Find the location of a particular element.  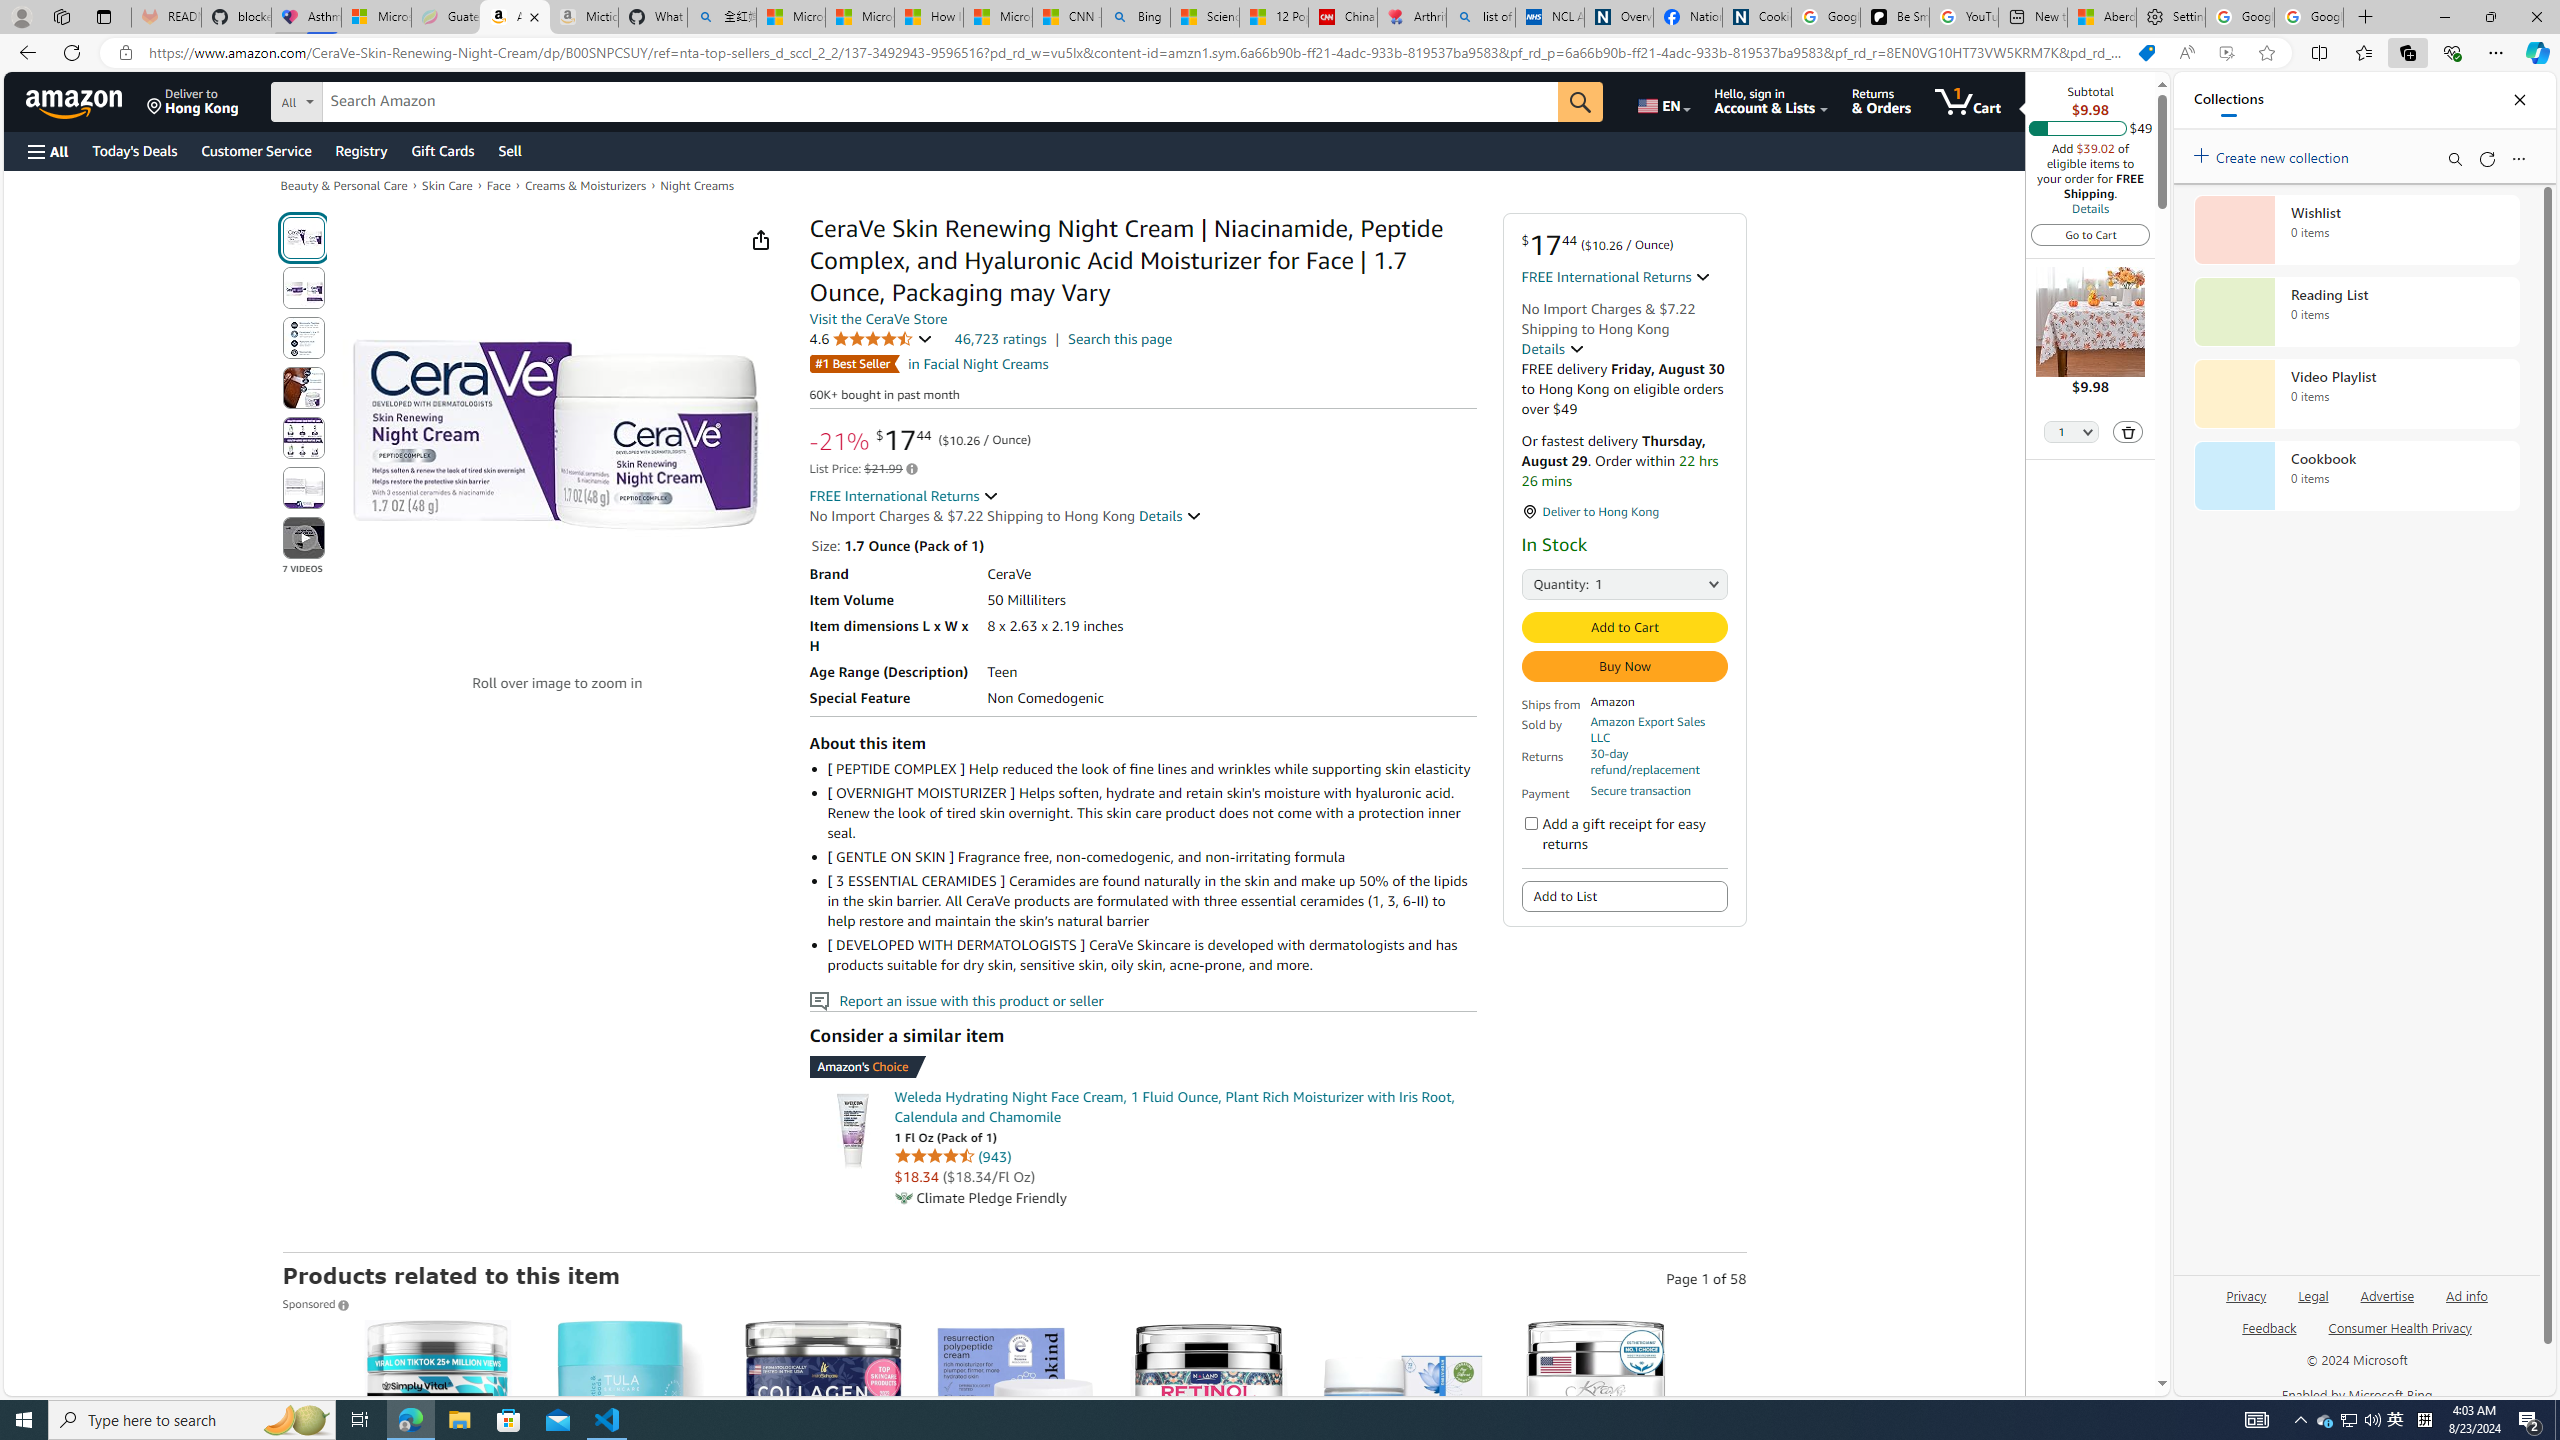

'FREE International Returns ' is located at coordinates (904, 495).